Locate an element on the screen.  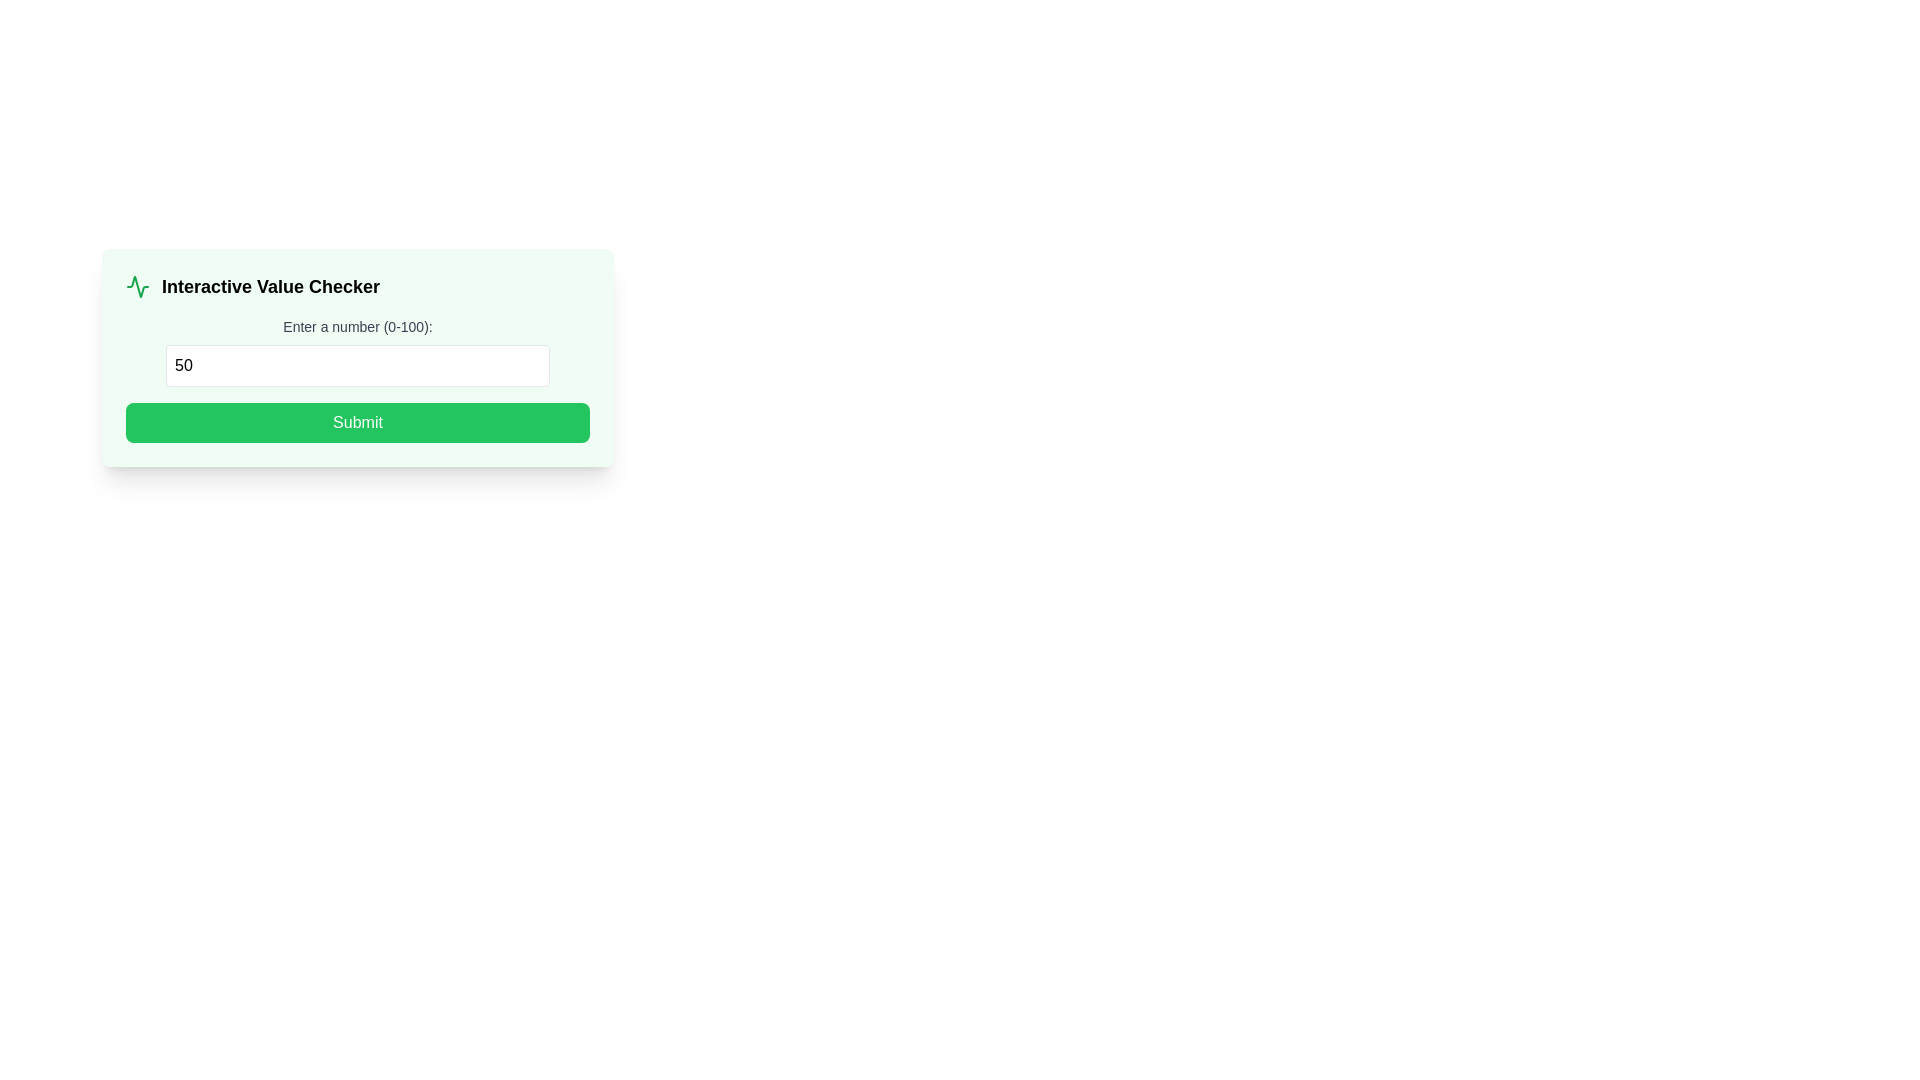
the green outline icon representing an activity, which is located to the left of the text 'Interactive Value Checker' in the header area of the card-like component is located at coordinates (137, 286).